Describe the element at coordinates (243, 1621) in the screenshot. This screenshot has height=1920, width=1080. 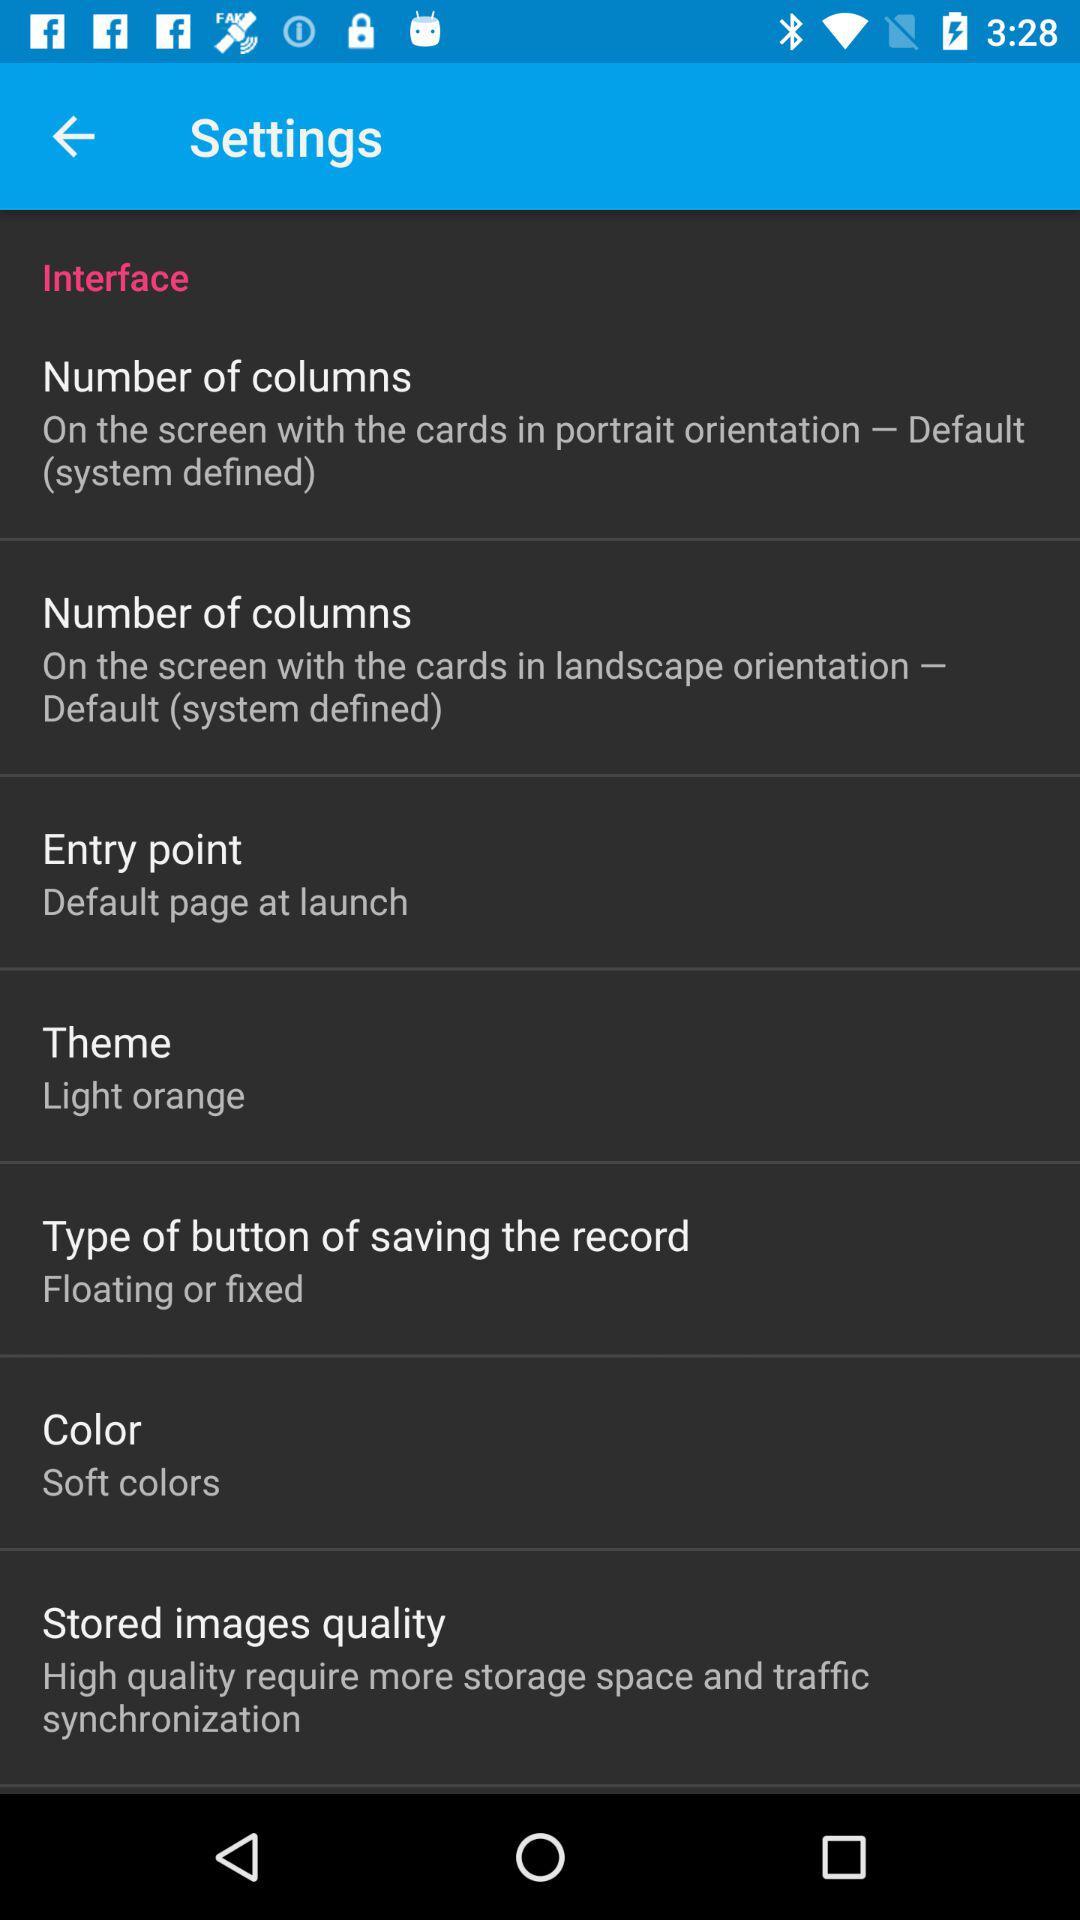
I see `icon below the soft colors` at that location.